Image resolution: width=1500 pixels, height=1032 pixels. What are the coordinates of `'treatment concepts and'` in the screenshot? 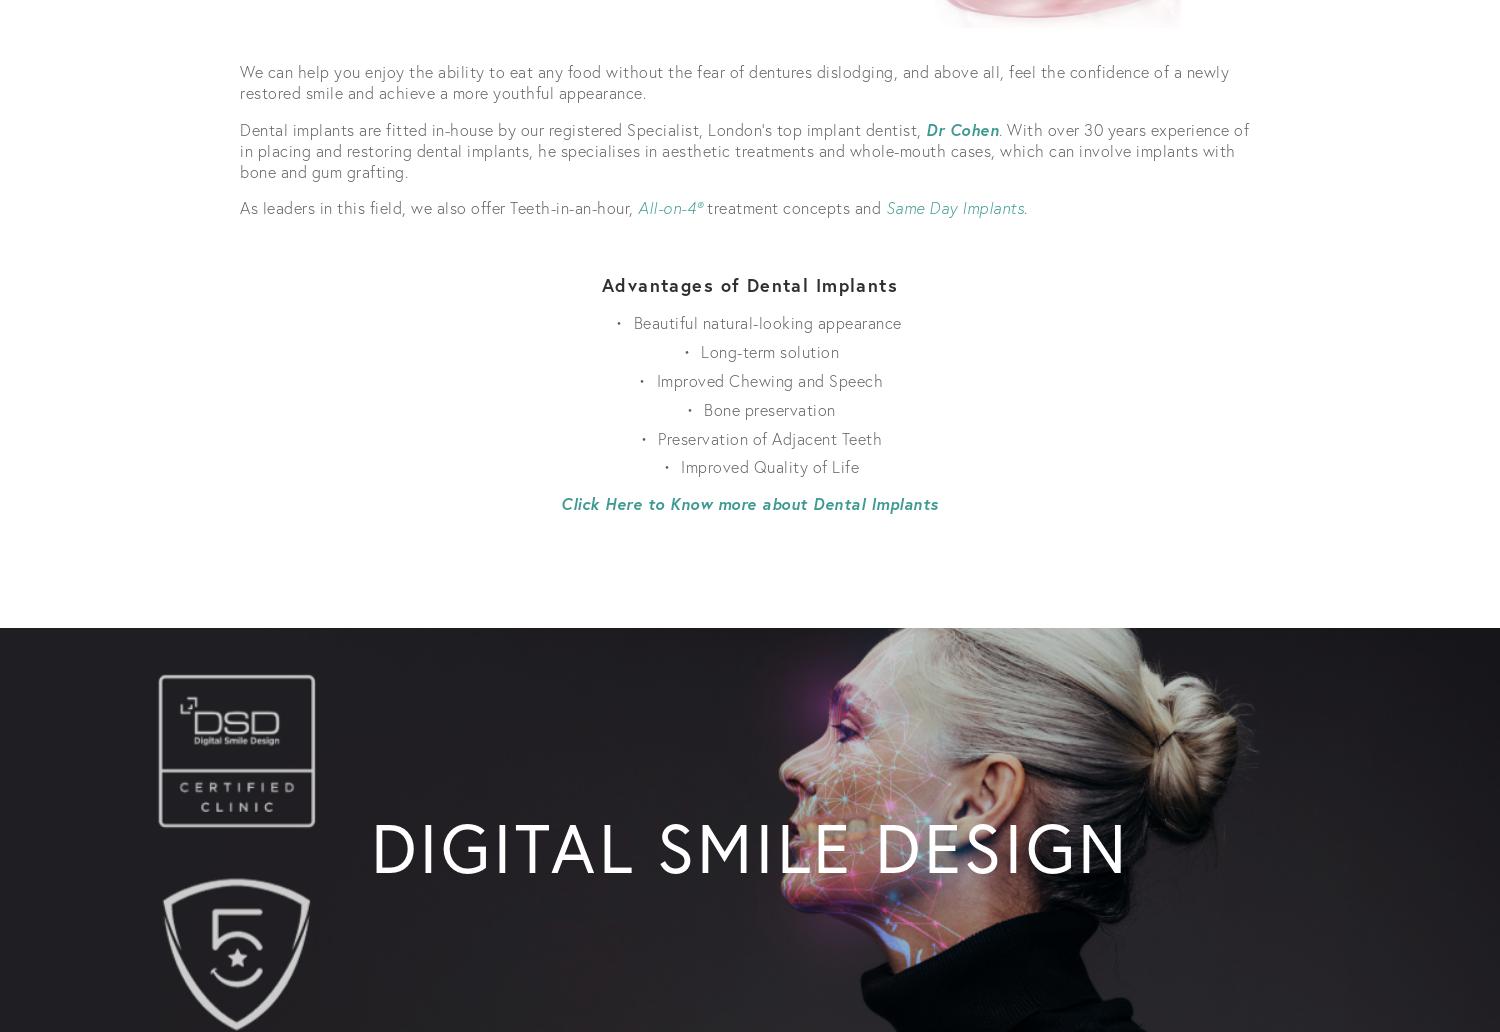 It's located at (701, 206).